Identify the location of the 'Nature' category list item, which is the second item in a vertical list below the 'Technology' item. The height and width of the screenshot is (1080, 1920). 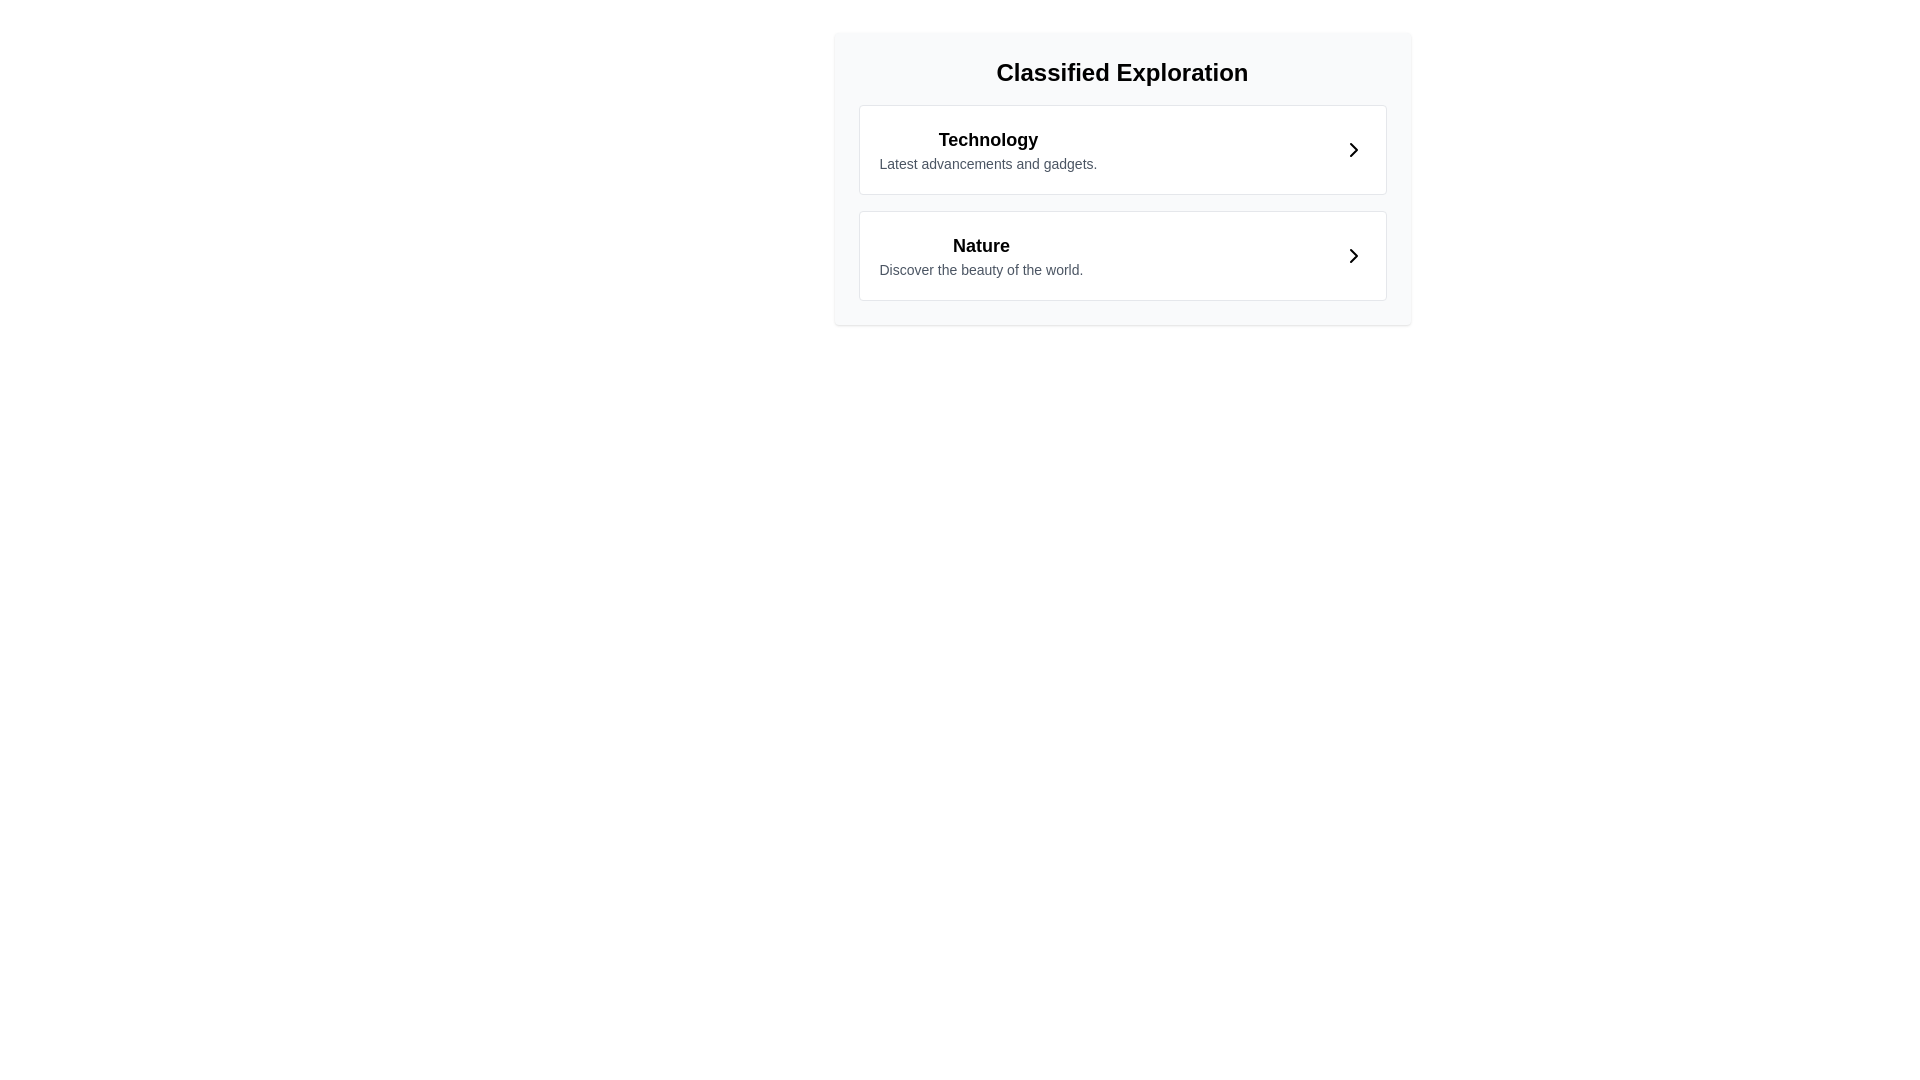
(1122, 254).